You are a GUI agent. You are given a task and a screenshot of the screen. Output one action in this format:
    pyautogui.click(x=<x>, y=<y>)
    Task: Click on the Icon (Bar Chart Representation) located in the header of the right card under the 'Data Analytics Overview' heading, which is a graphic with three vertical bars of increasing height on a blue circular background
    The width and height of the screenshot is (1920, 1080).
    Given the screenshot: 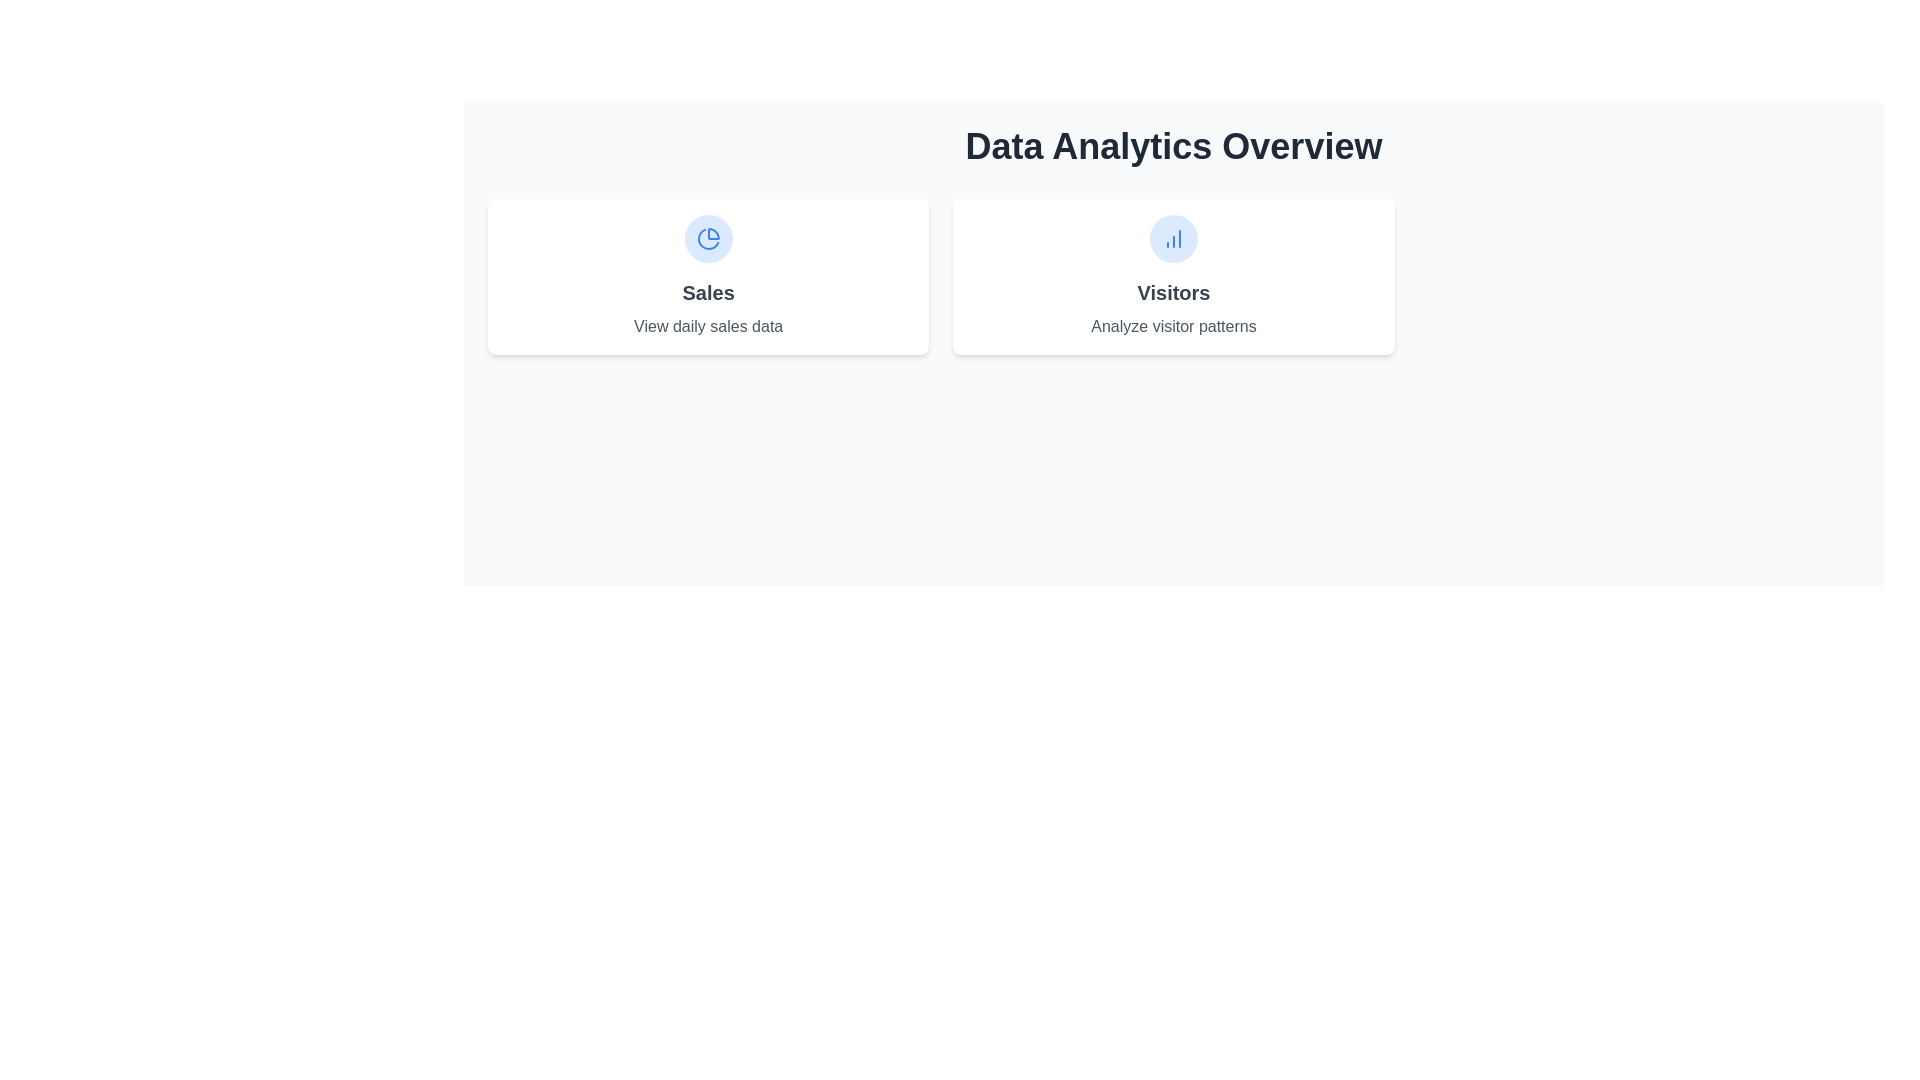 What is the action you would take?
    pyautogui.click(x=1173, y=238)
    